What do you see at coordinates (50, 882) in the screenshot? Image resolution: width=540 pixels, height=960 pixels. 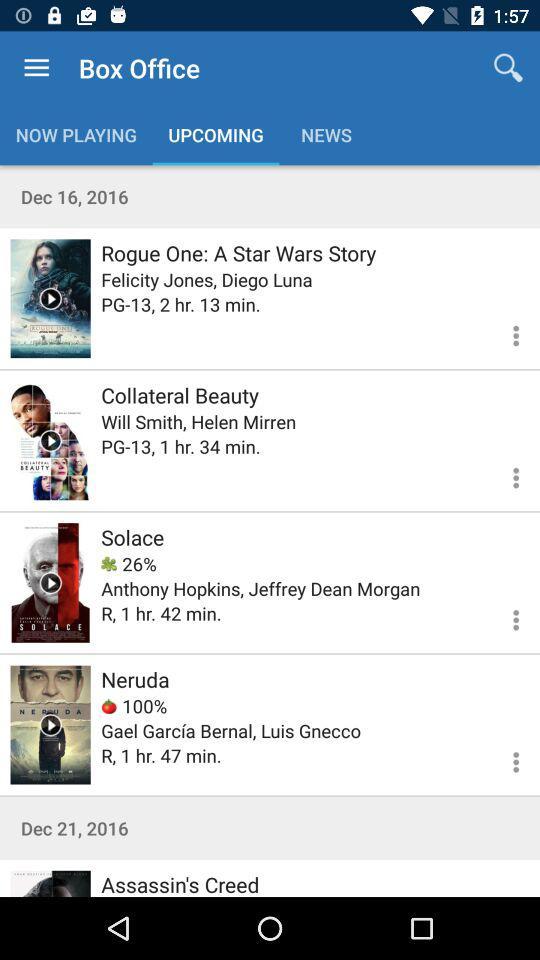 I see `assassin 's creed` at bounding box center [50, 882].